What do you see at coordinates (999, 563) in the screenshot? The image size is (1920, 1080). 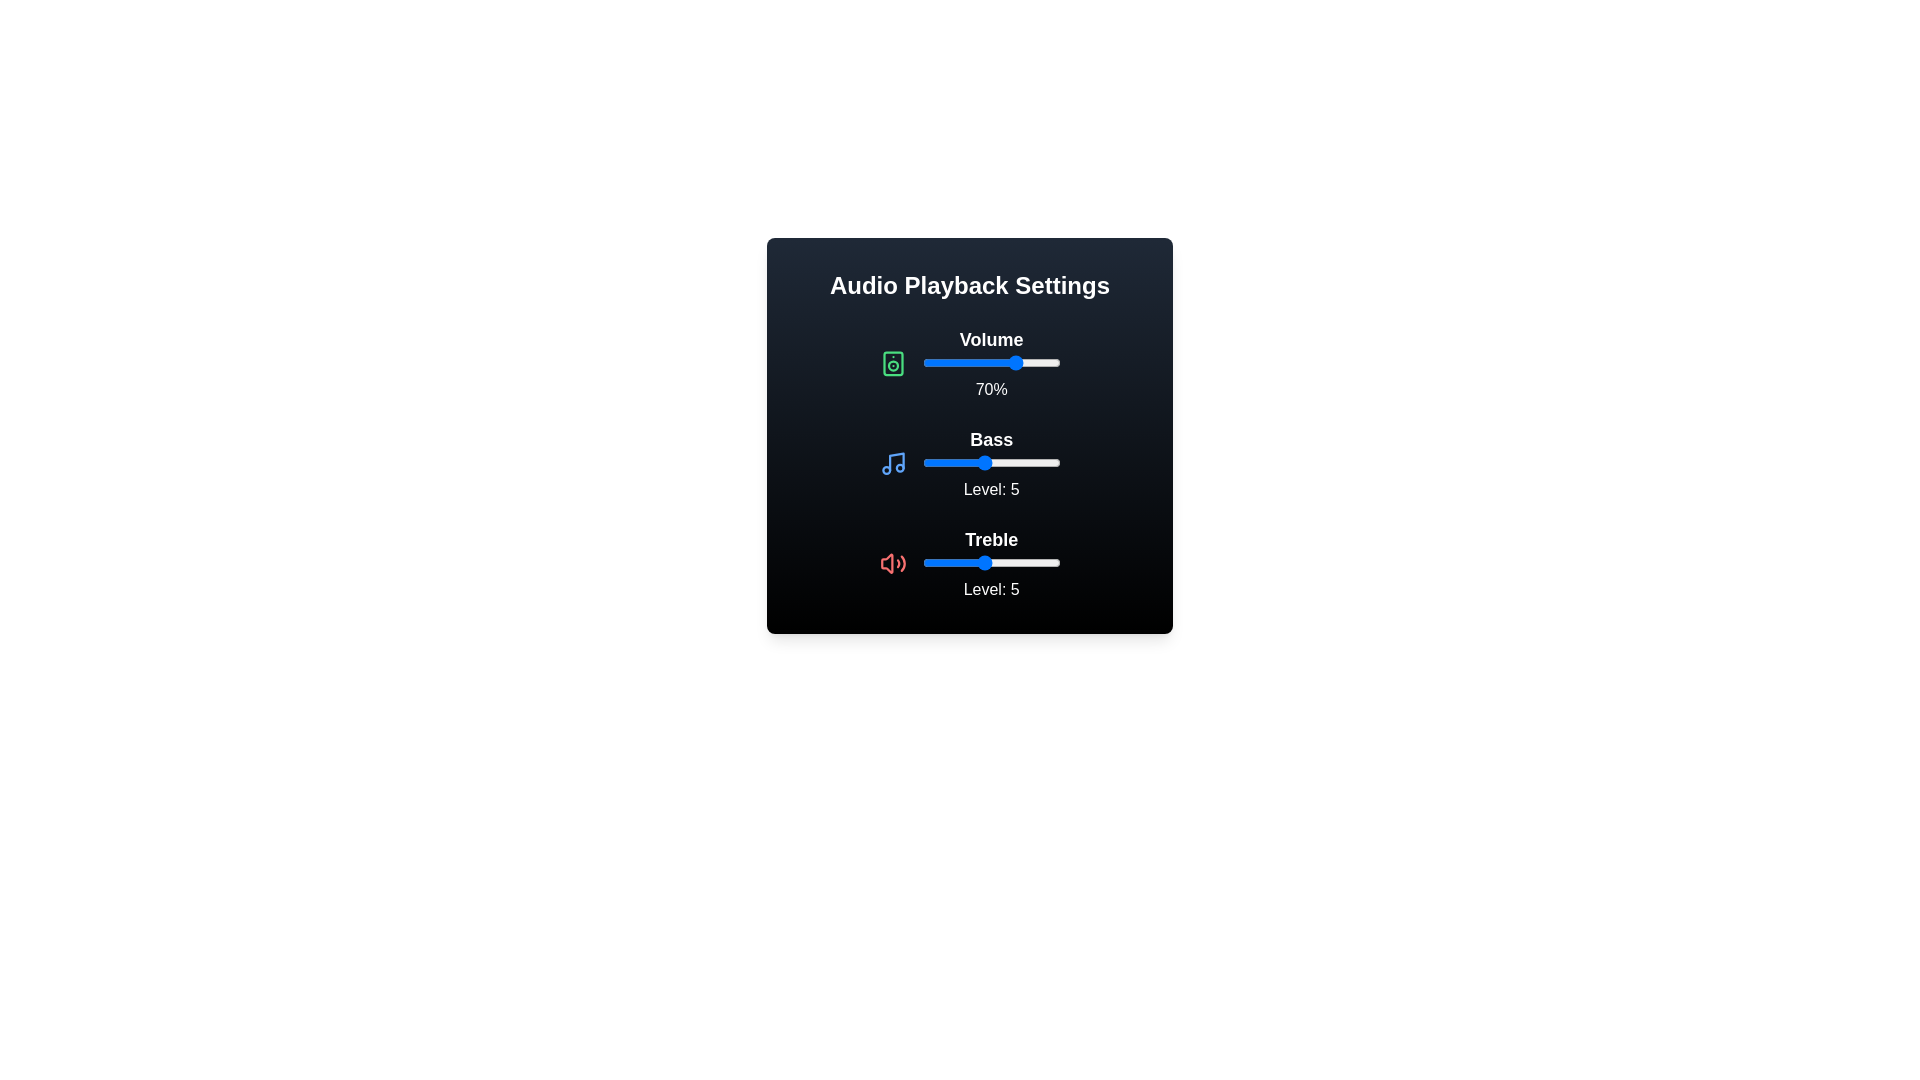 I see `treble level` at bounding box center [999, 563].